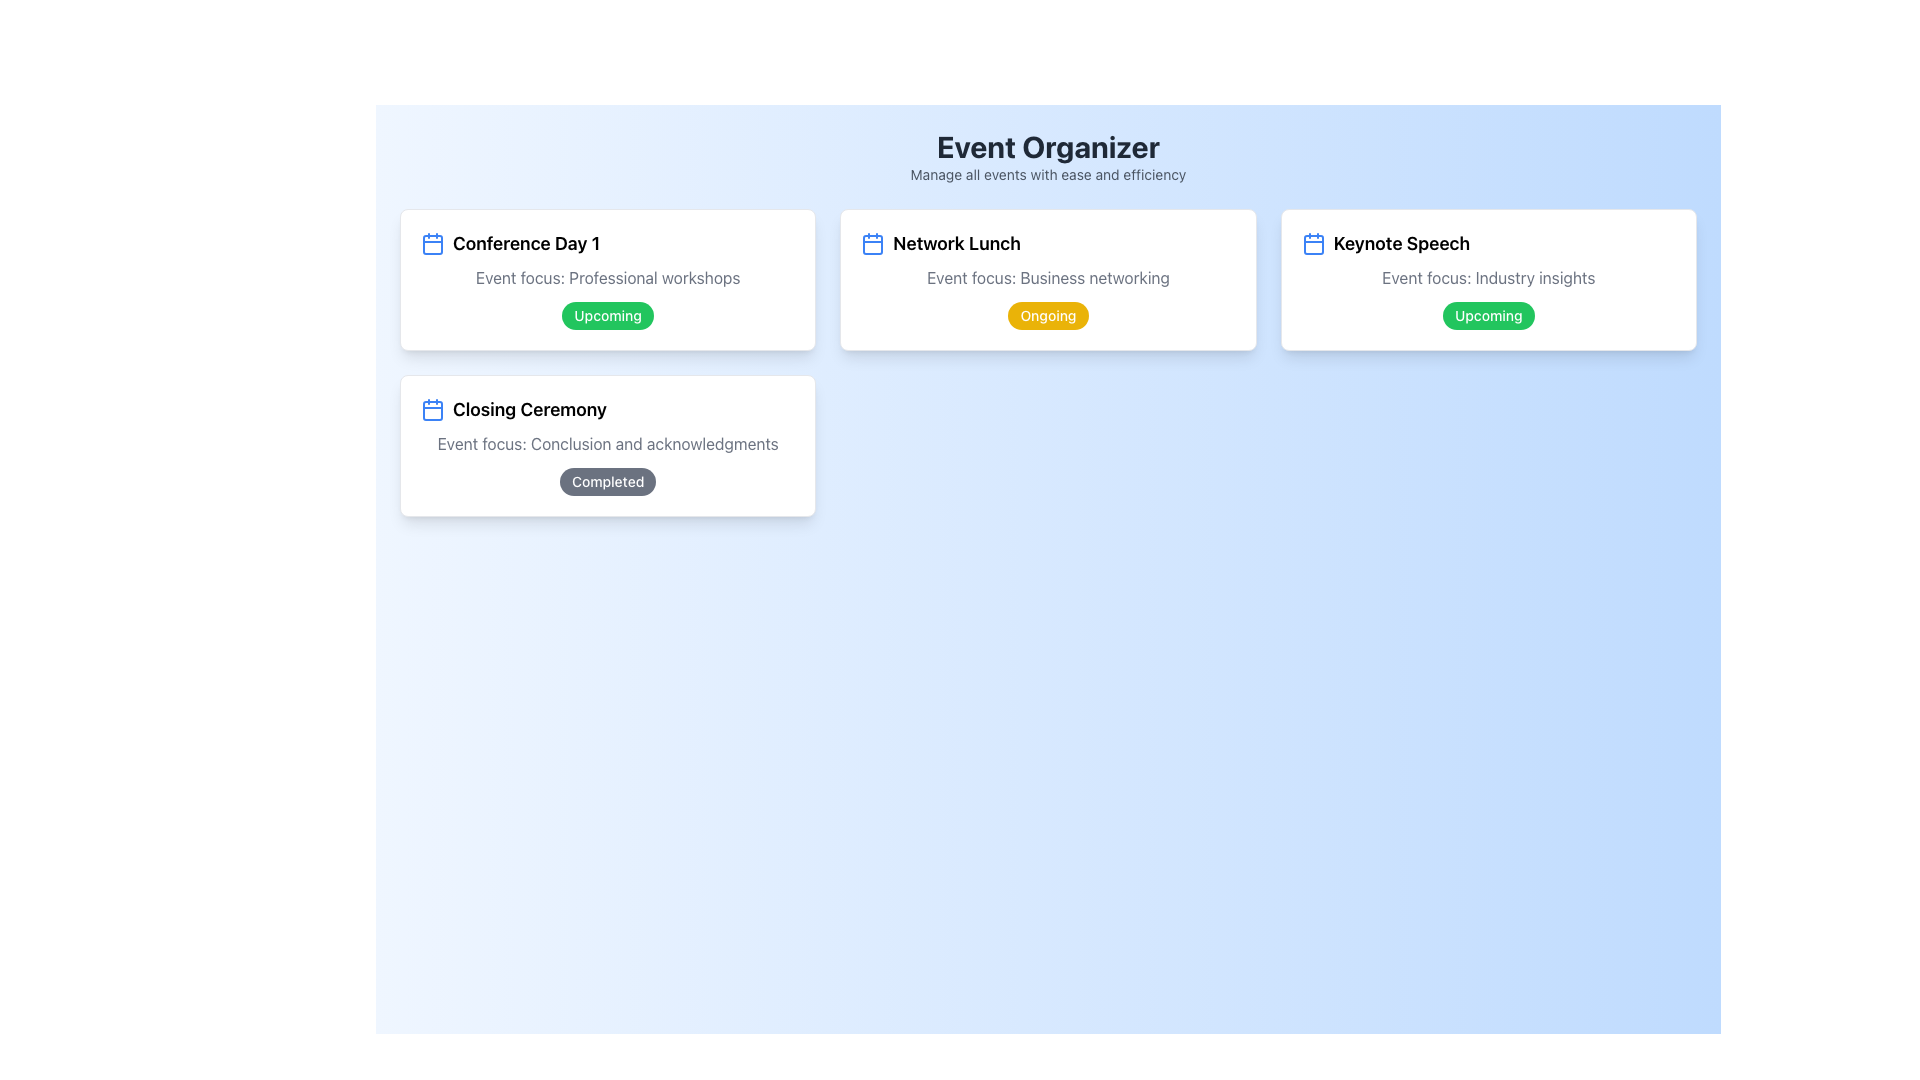 The image size is (1920, 1080). Describe the element at coordinates (1047, 145) in the screenshot. I see `the large, bold, centered text element displaying 'Event Organizer', which is prominently styled in dark gray against a light blue background` at that location.